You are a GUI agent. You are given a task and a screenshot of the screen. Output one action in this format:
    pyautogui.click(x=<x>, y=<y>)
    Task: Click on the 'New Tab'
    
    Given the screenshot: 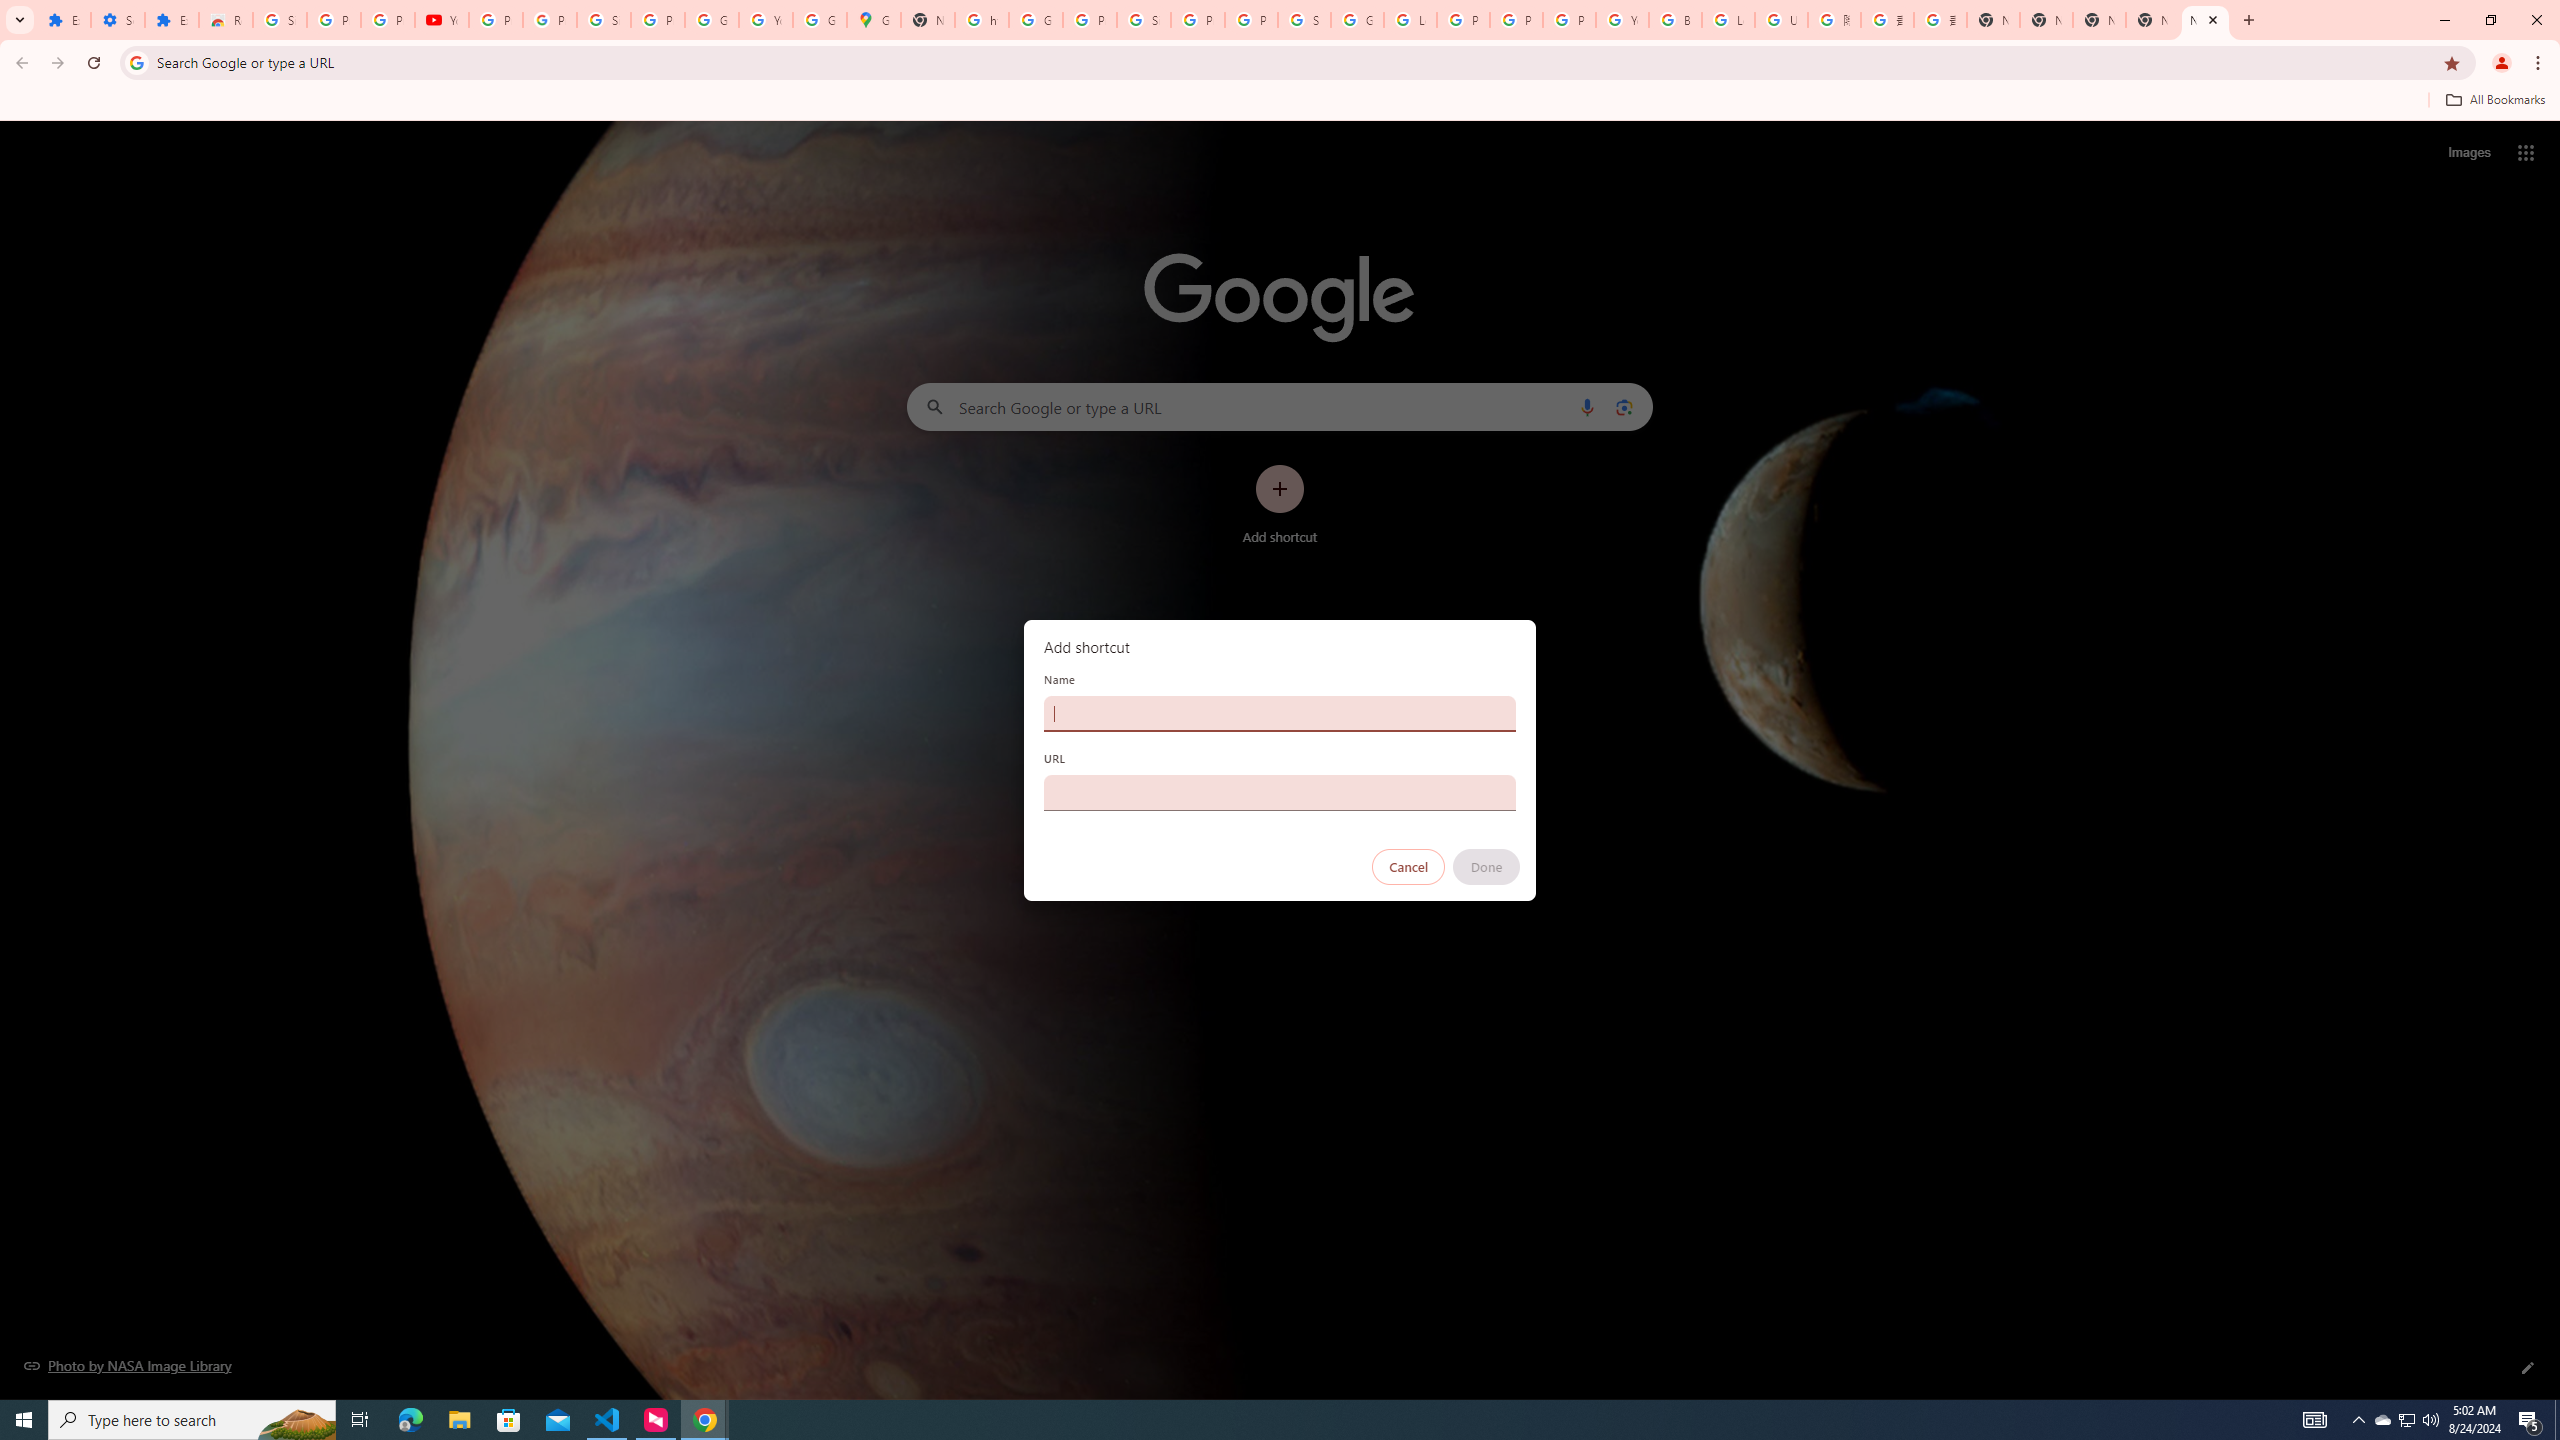 What is the action you would take?
    pyautogui.click(x=2205, y=19)
    